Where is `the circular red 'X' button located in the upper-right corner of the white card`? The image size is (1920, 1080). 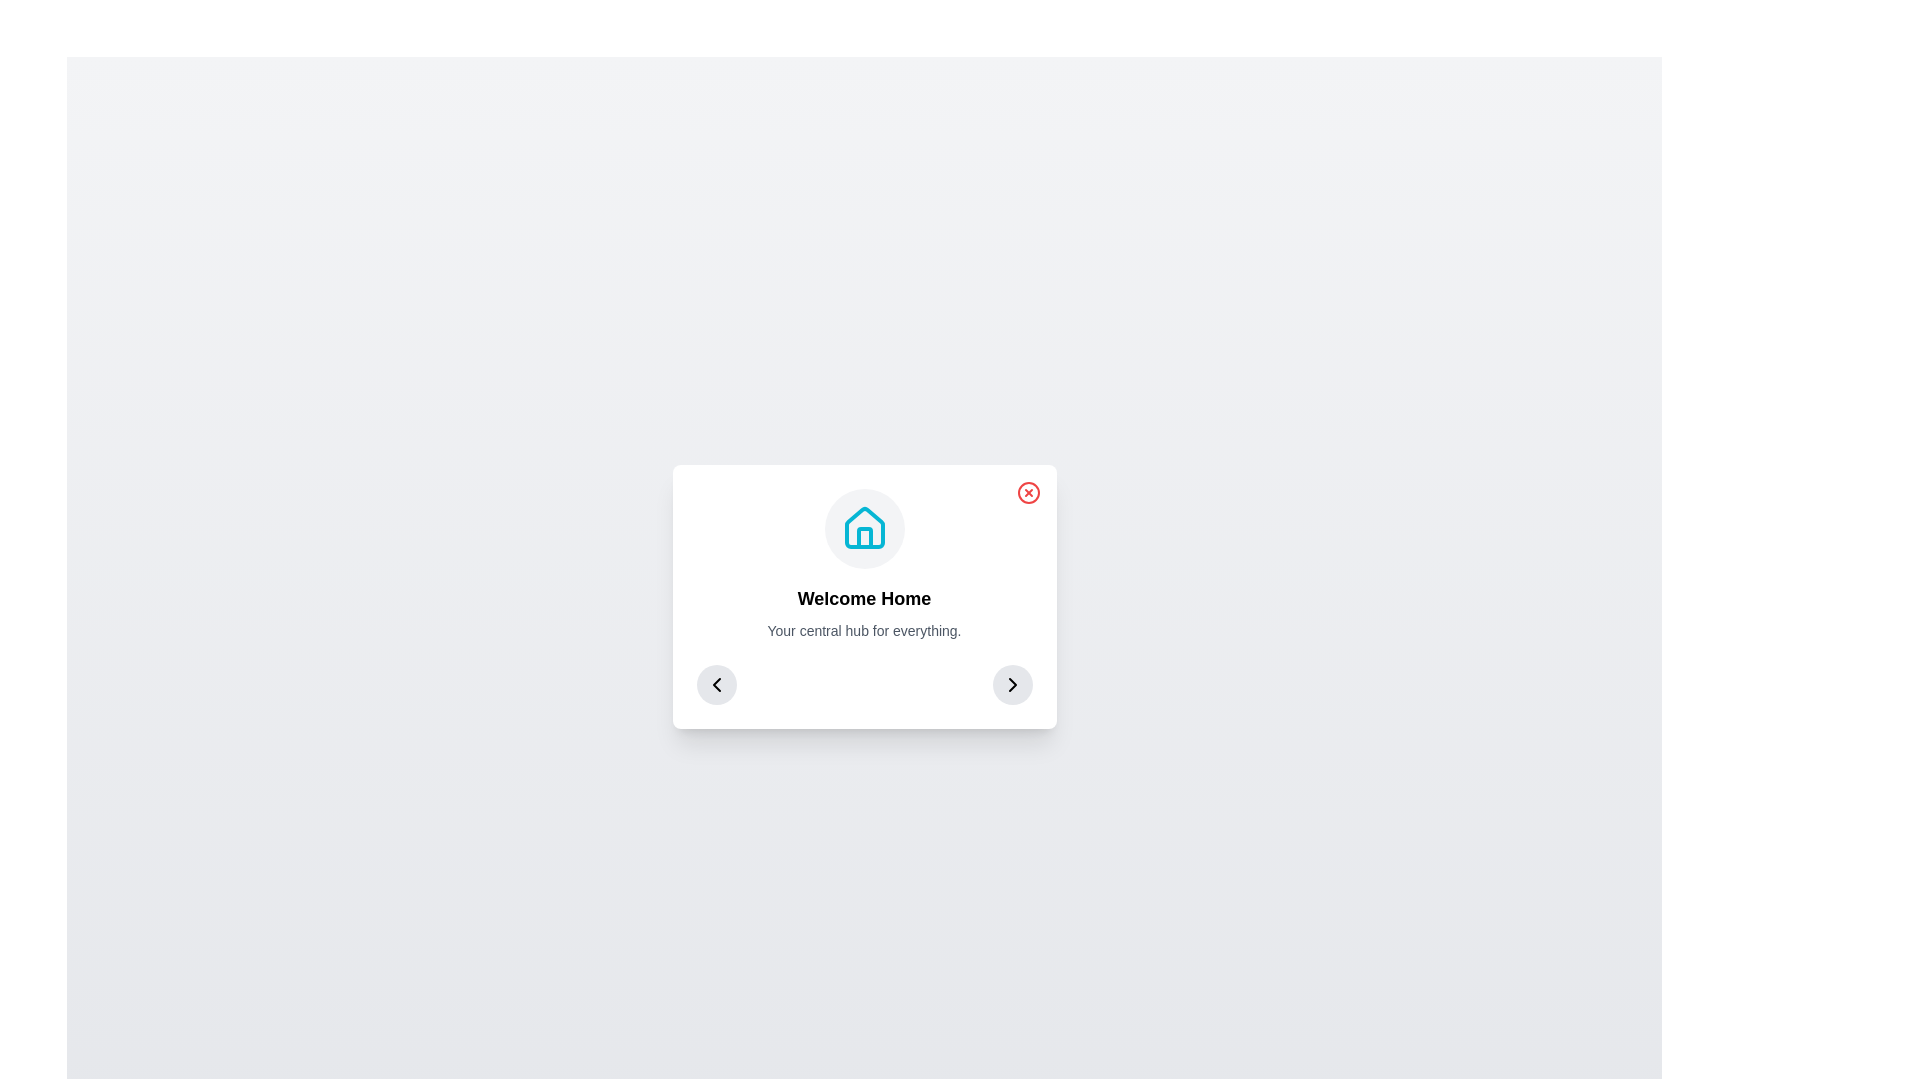
the circular red 'X' button located in the upper-right corner of the white card is located at coordinates (1028, 493).